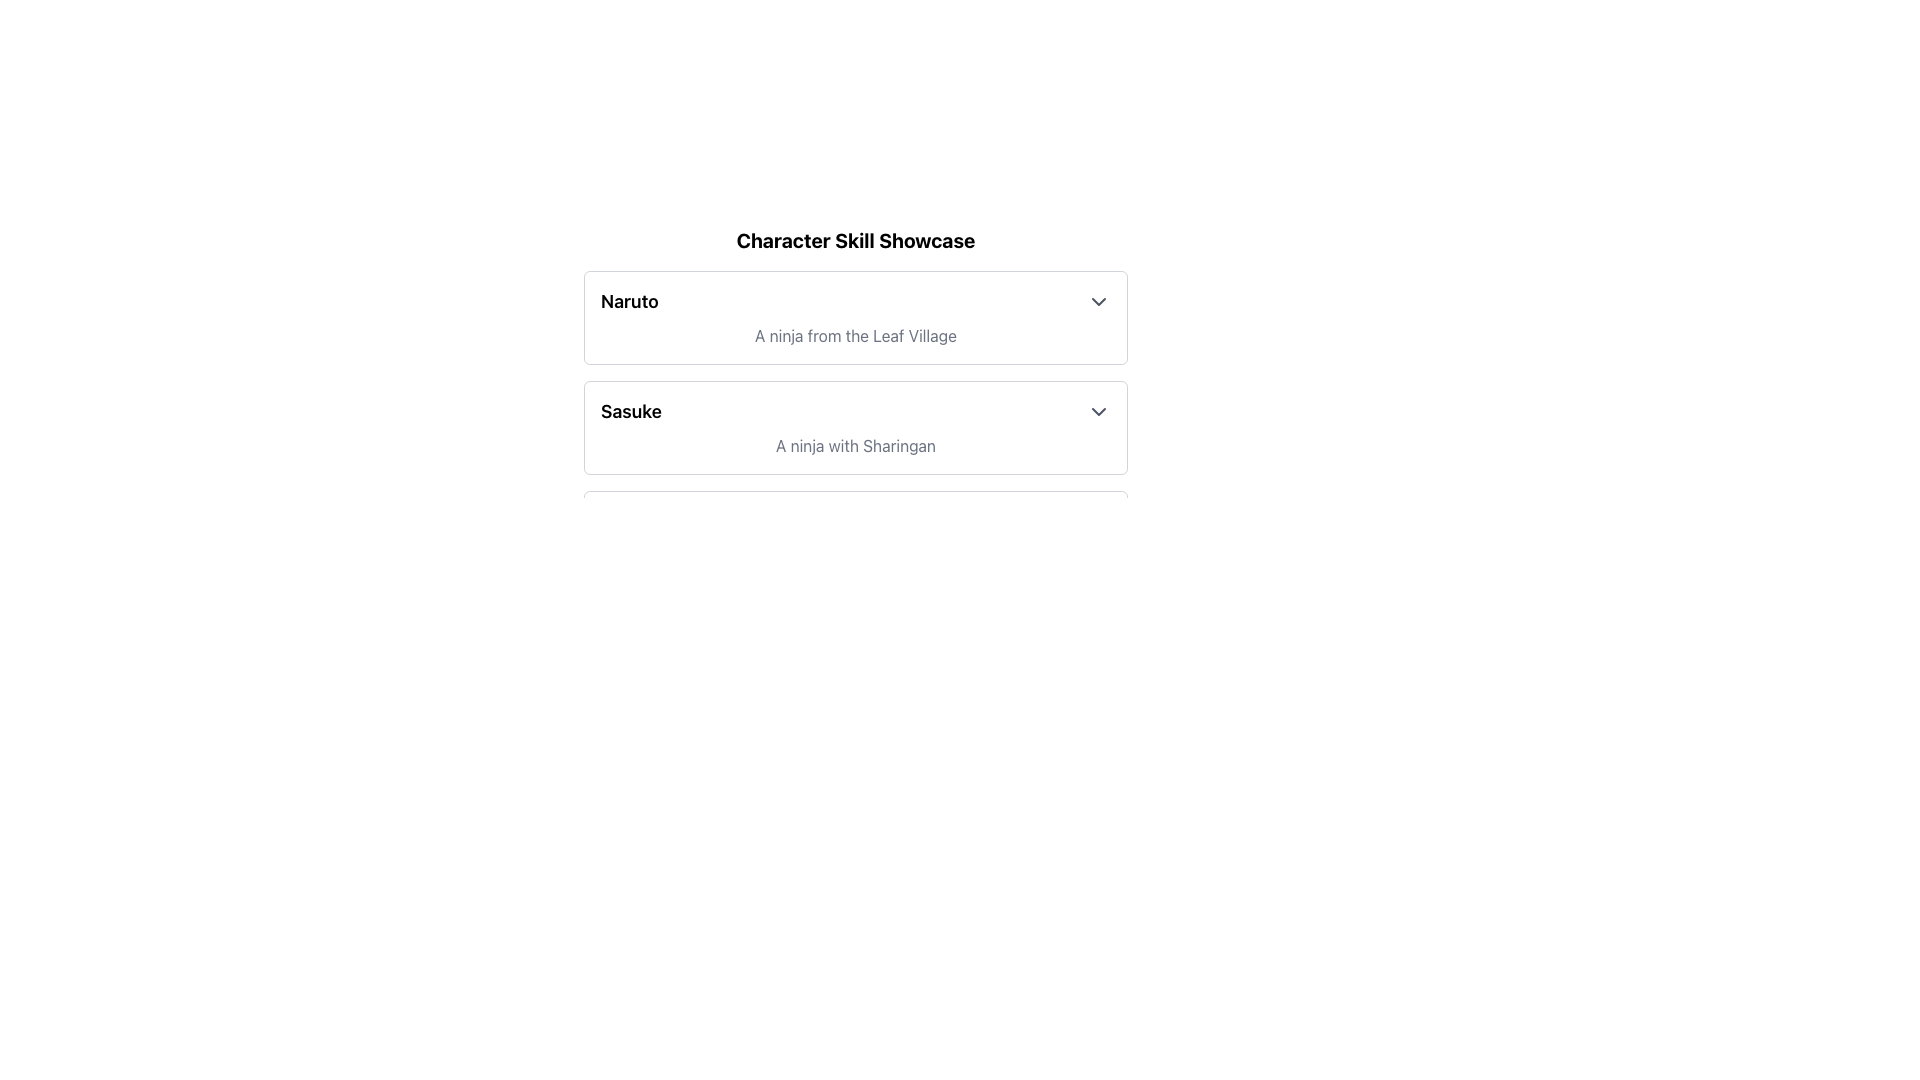 The width and height of the screenshot is (1920, 1080). I want to click on the Dropdown toggle button, which is a small downward-facing chevron icon located to the right of the text 'Naruto', so click(1098, 301).